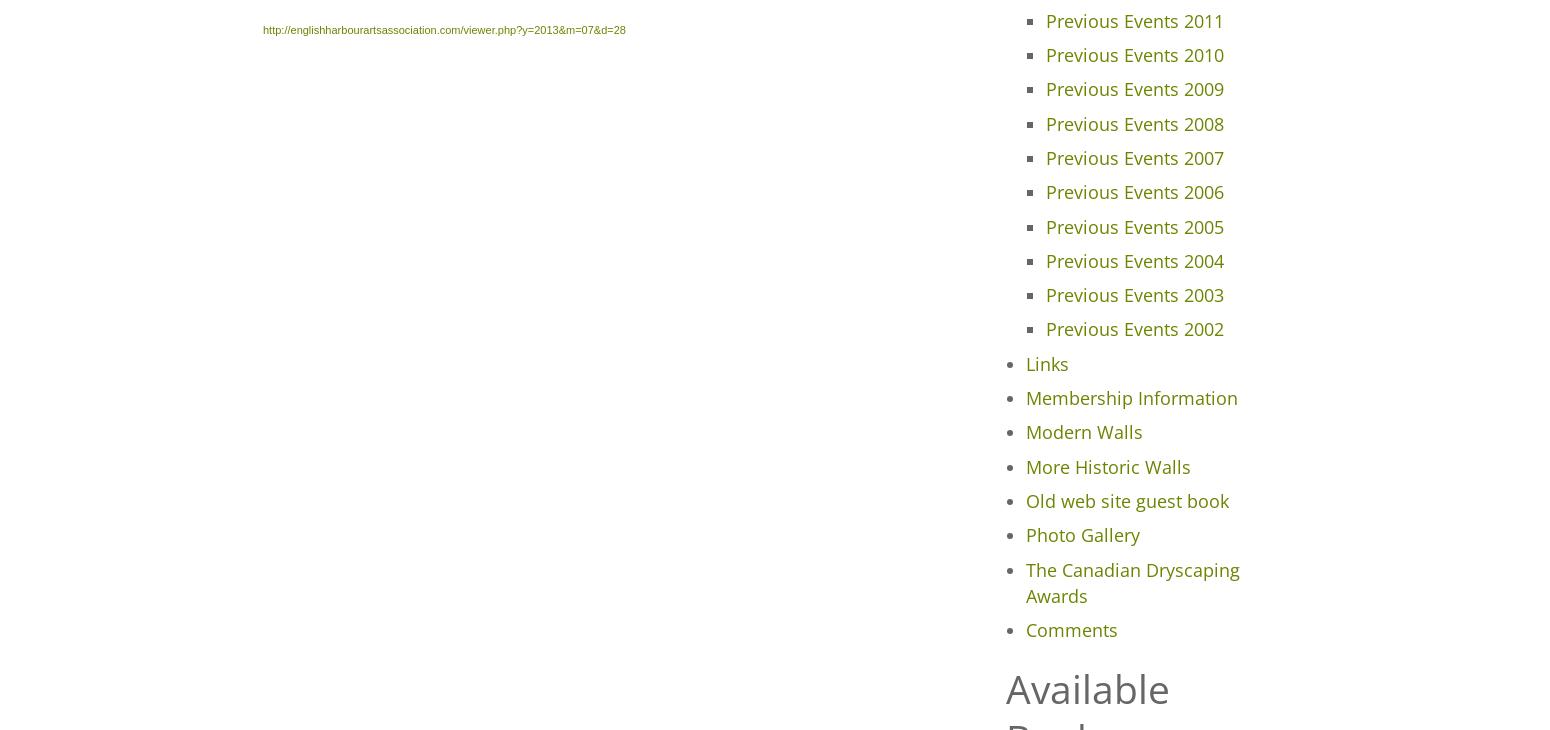 Image resolution: width=1550 pixels, height=730 pixels. What do you see at coordinates (1083, 431) in the screenshot?
I see `'Modern Walls'` at bounding box center [1083, 431].